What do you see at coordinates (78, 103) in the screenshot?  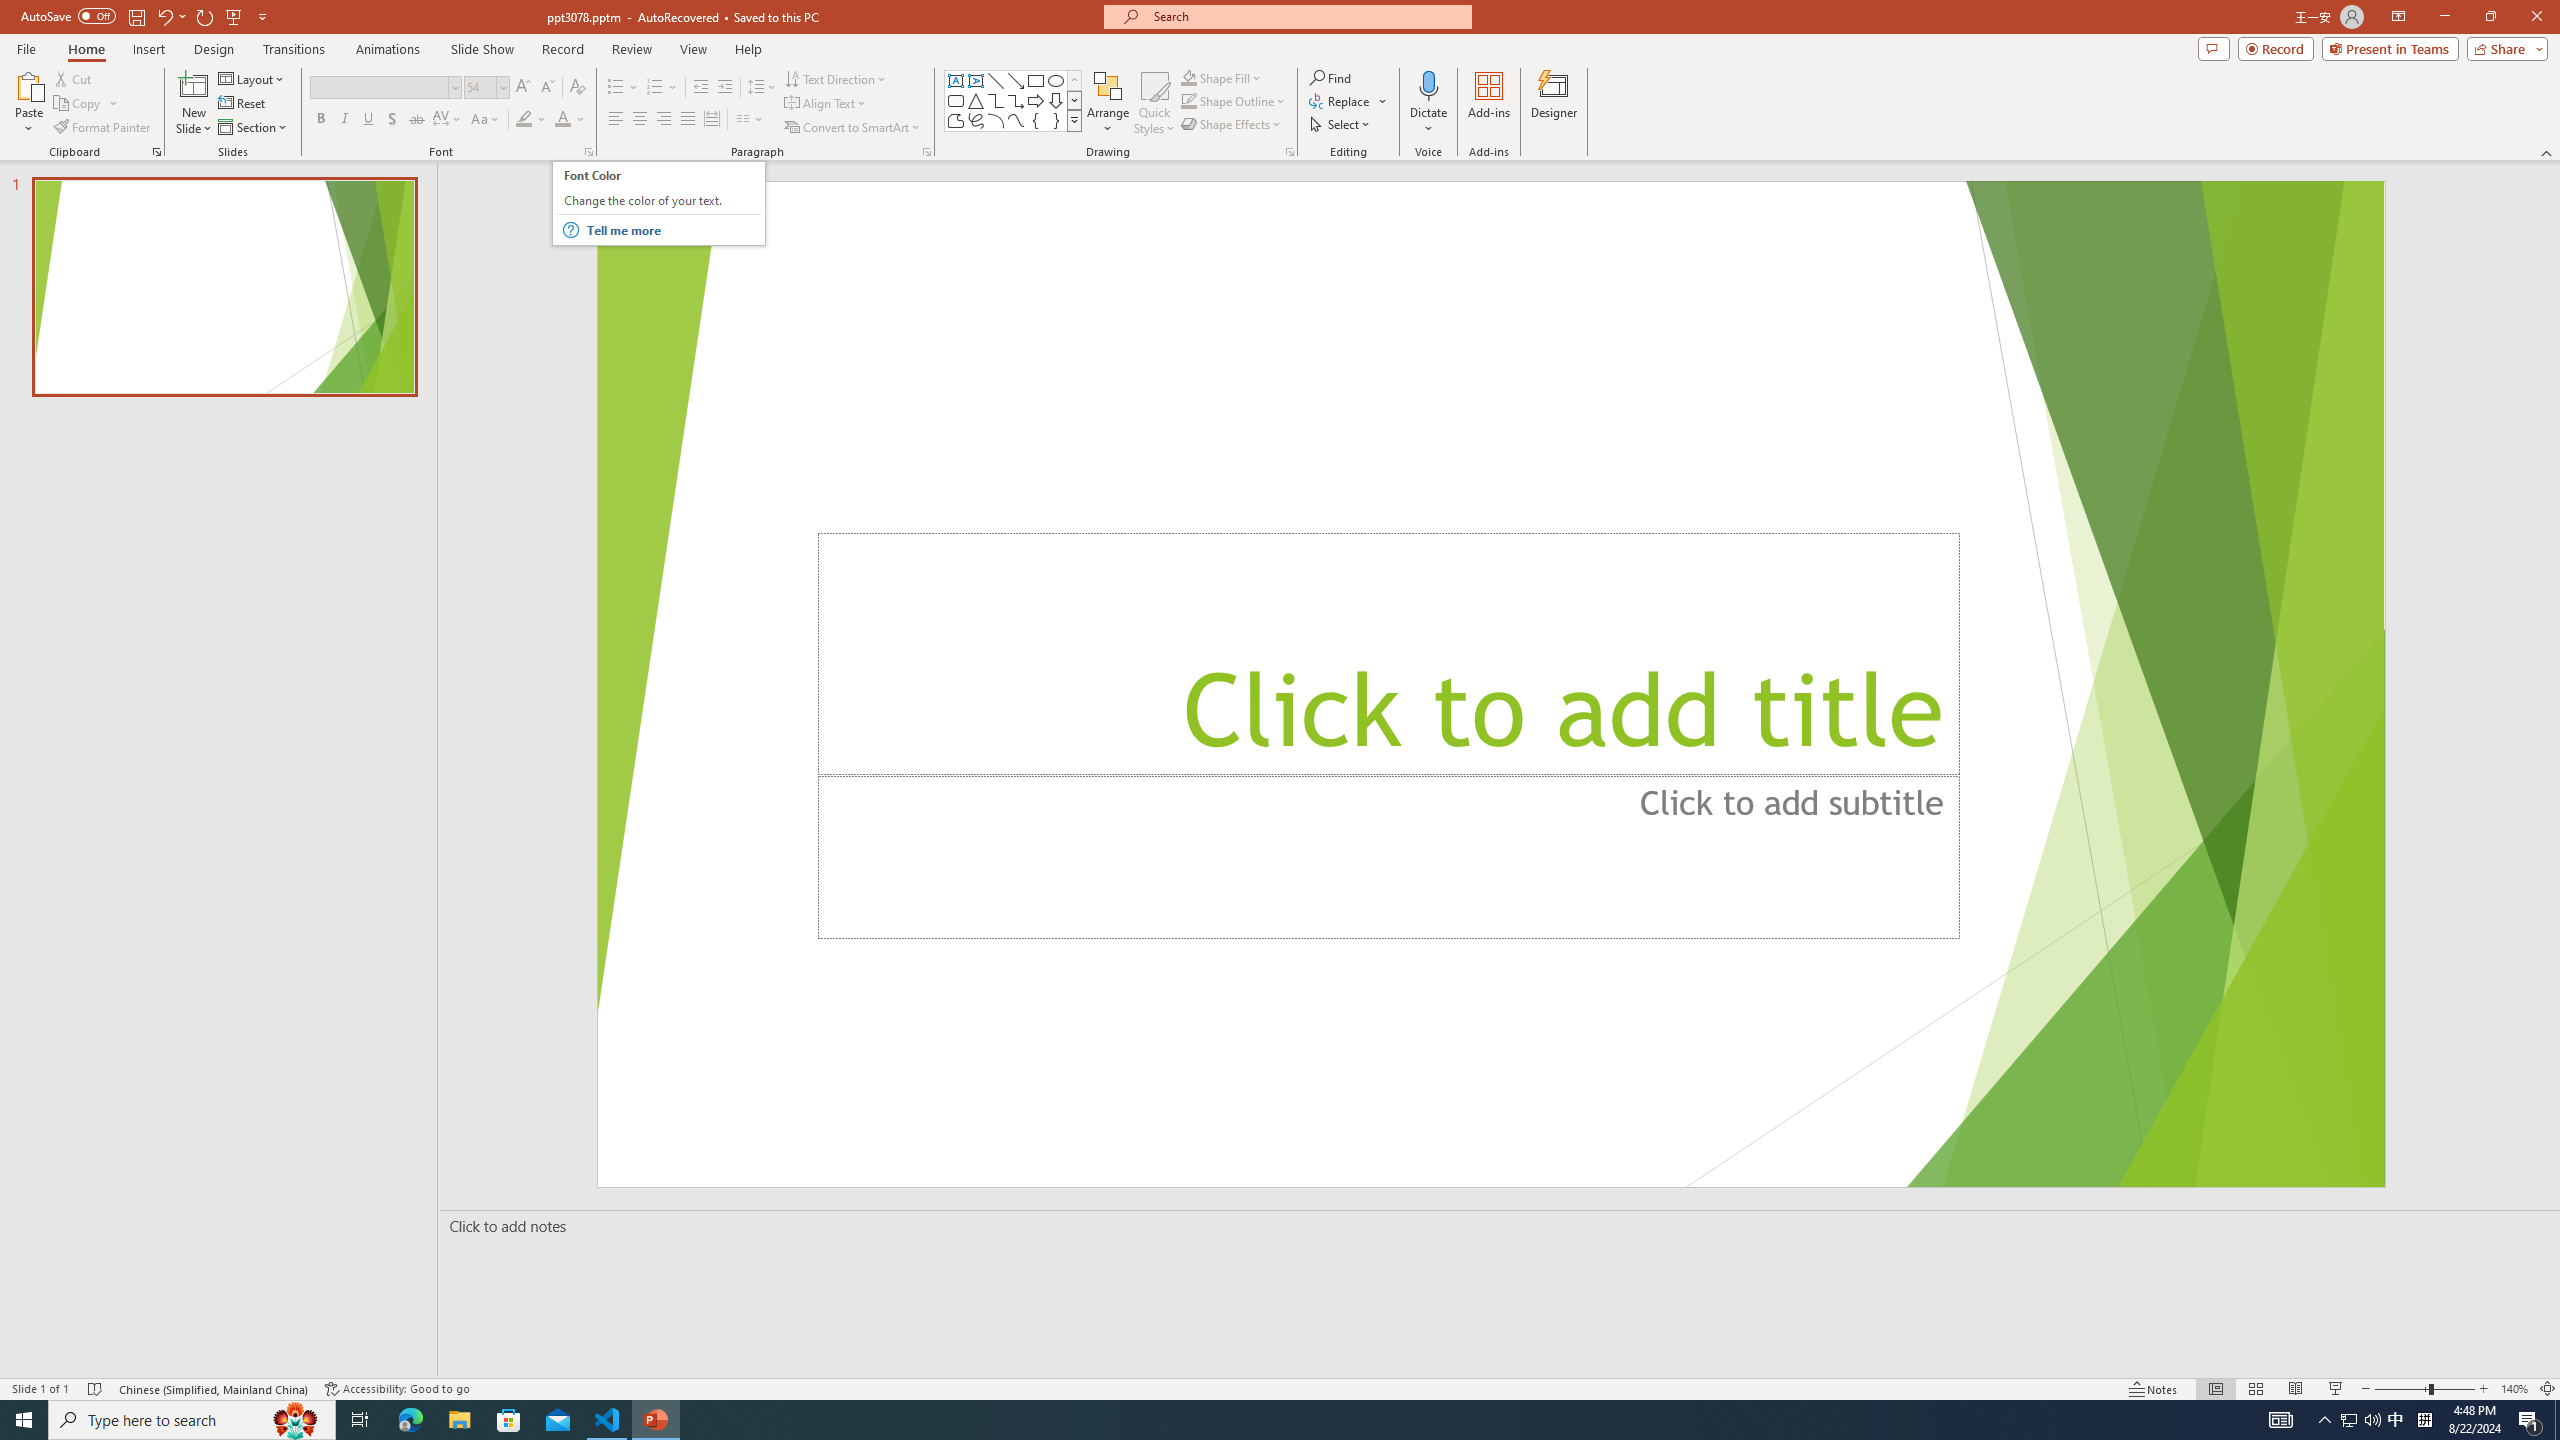 I see `'Copy'` at bounding box center [78, 103].